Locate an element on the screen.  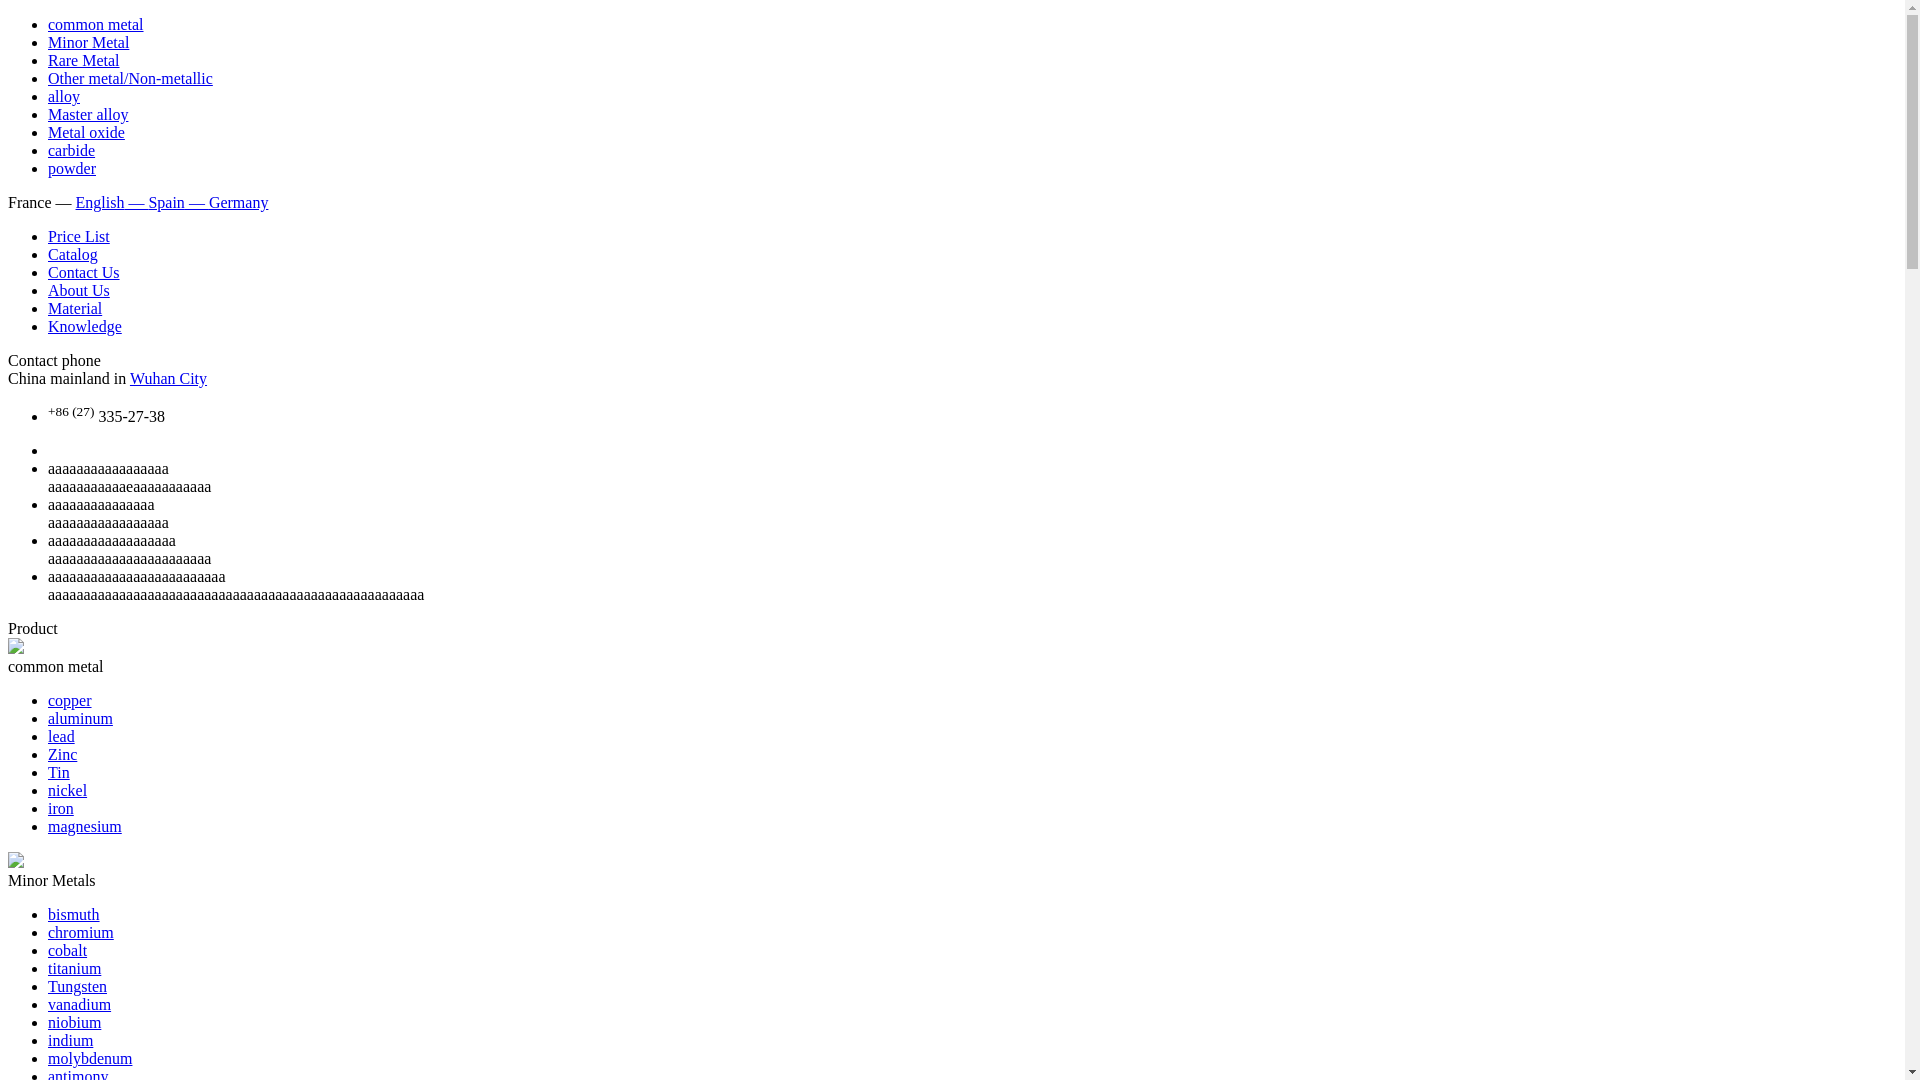
'Rare Metal' is located at coordinates (48, 59).